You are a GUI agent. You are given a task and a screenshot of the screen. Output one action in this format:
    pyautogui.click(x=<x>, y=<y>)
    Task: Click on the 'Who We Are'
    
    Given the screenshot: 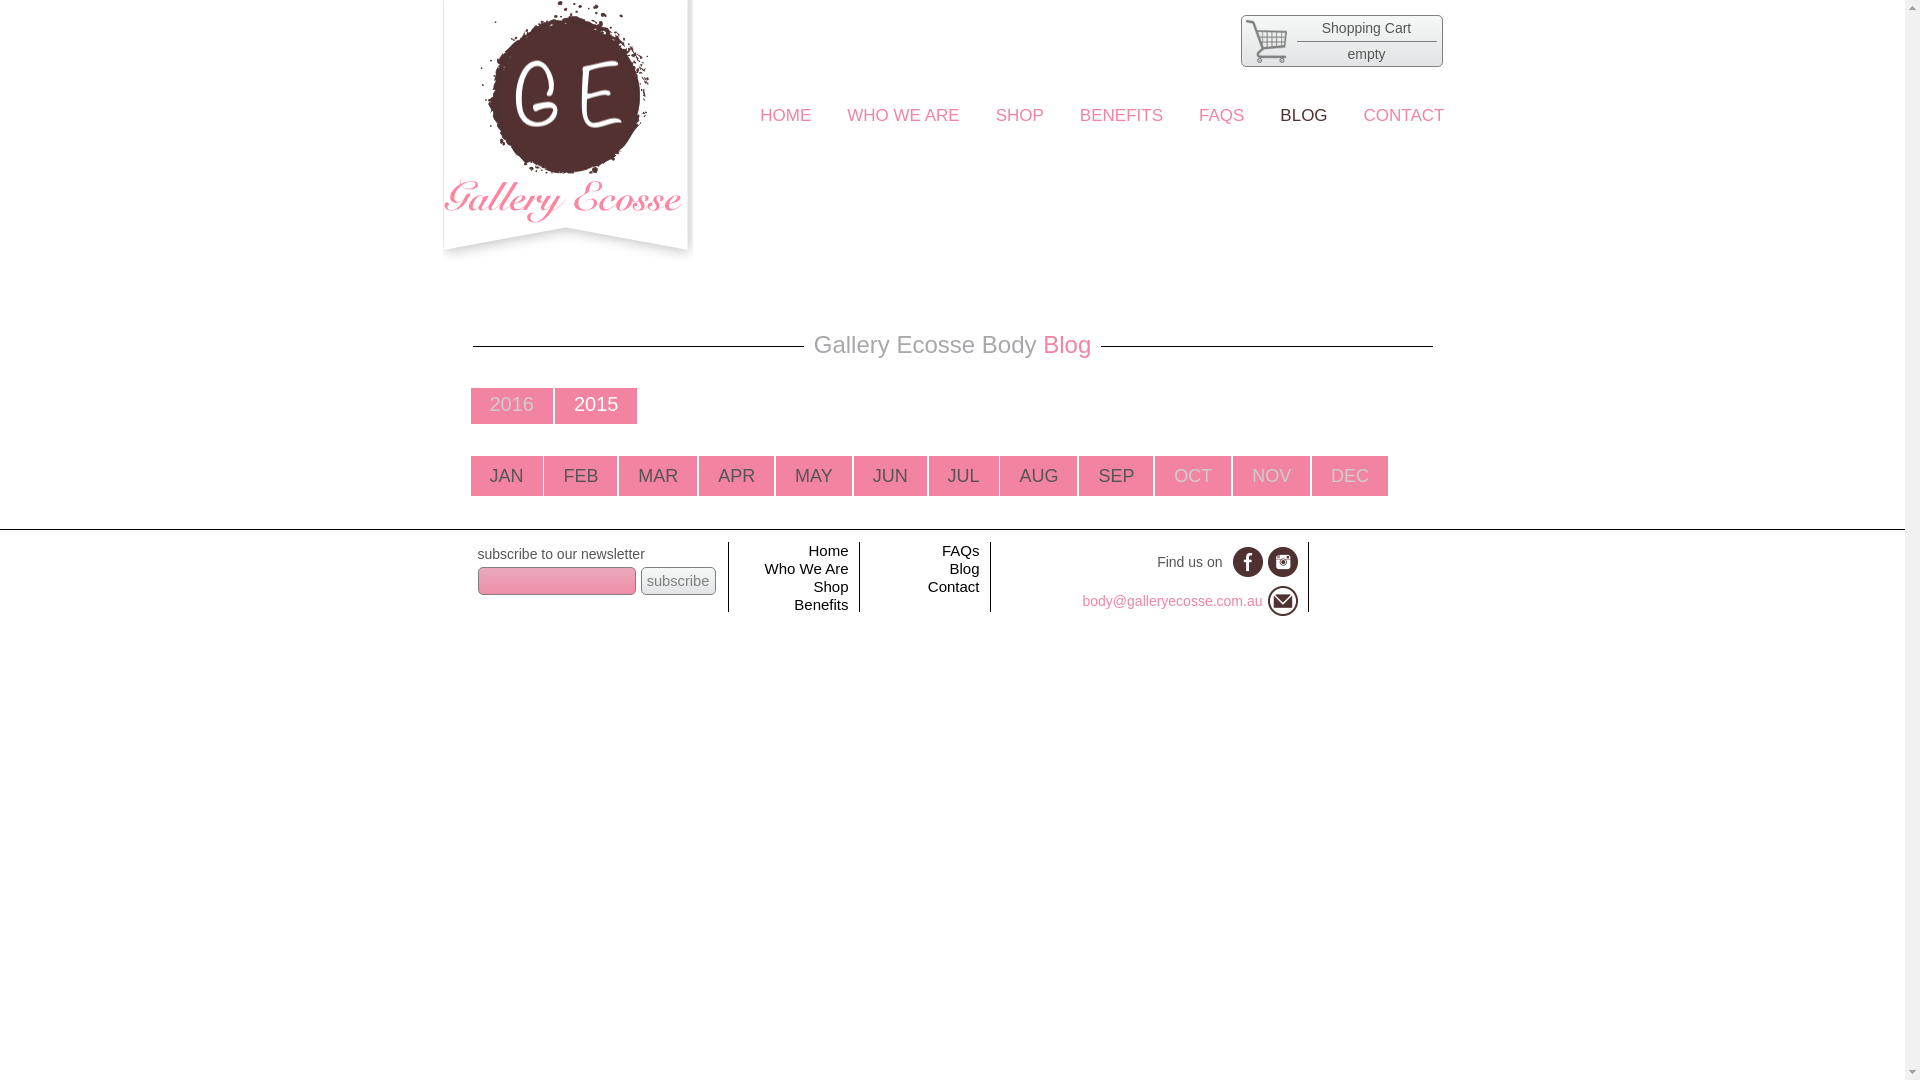 What is the action you would take?
    pyautogui.click(x=806, y=568)
    